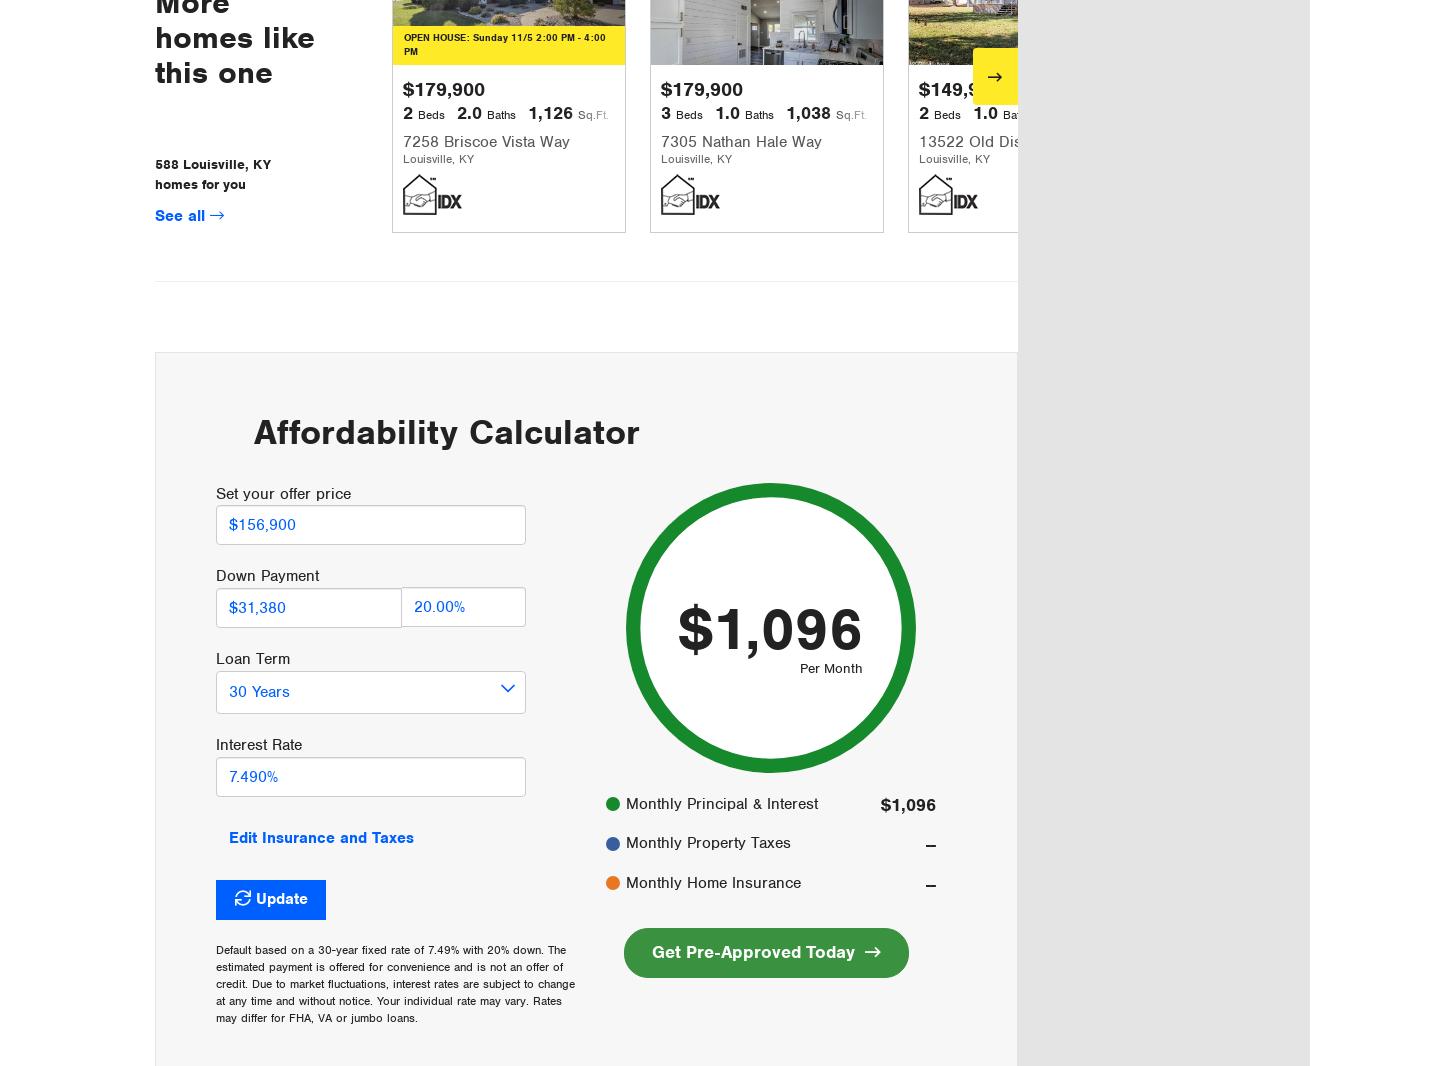 Image resolution: width=1450 pixels, height=1066 pixels. What do you see at coordinates (227, 837) in the screenshot?
I see `'Edit Insurance and Taxes'` at bounding box center [227, 837].